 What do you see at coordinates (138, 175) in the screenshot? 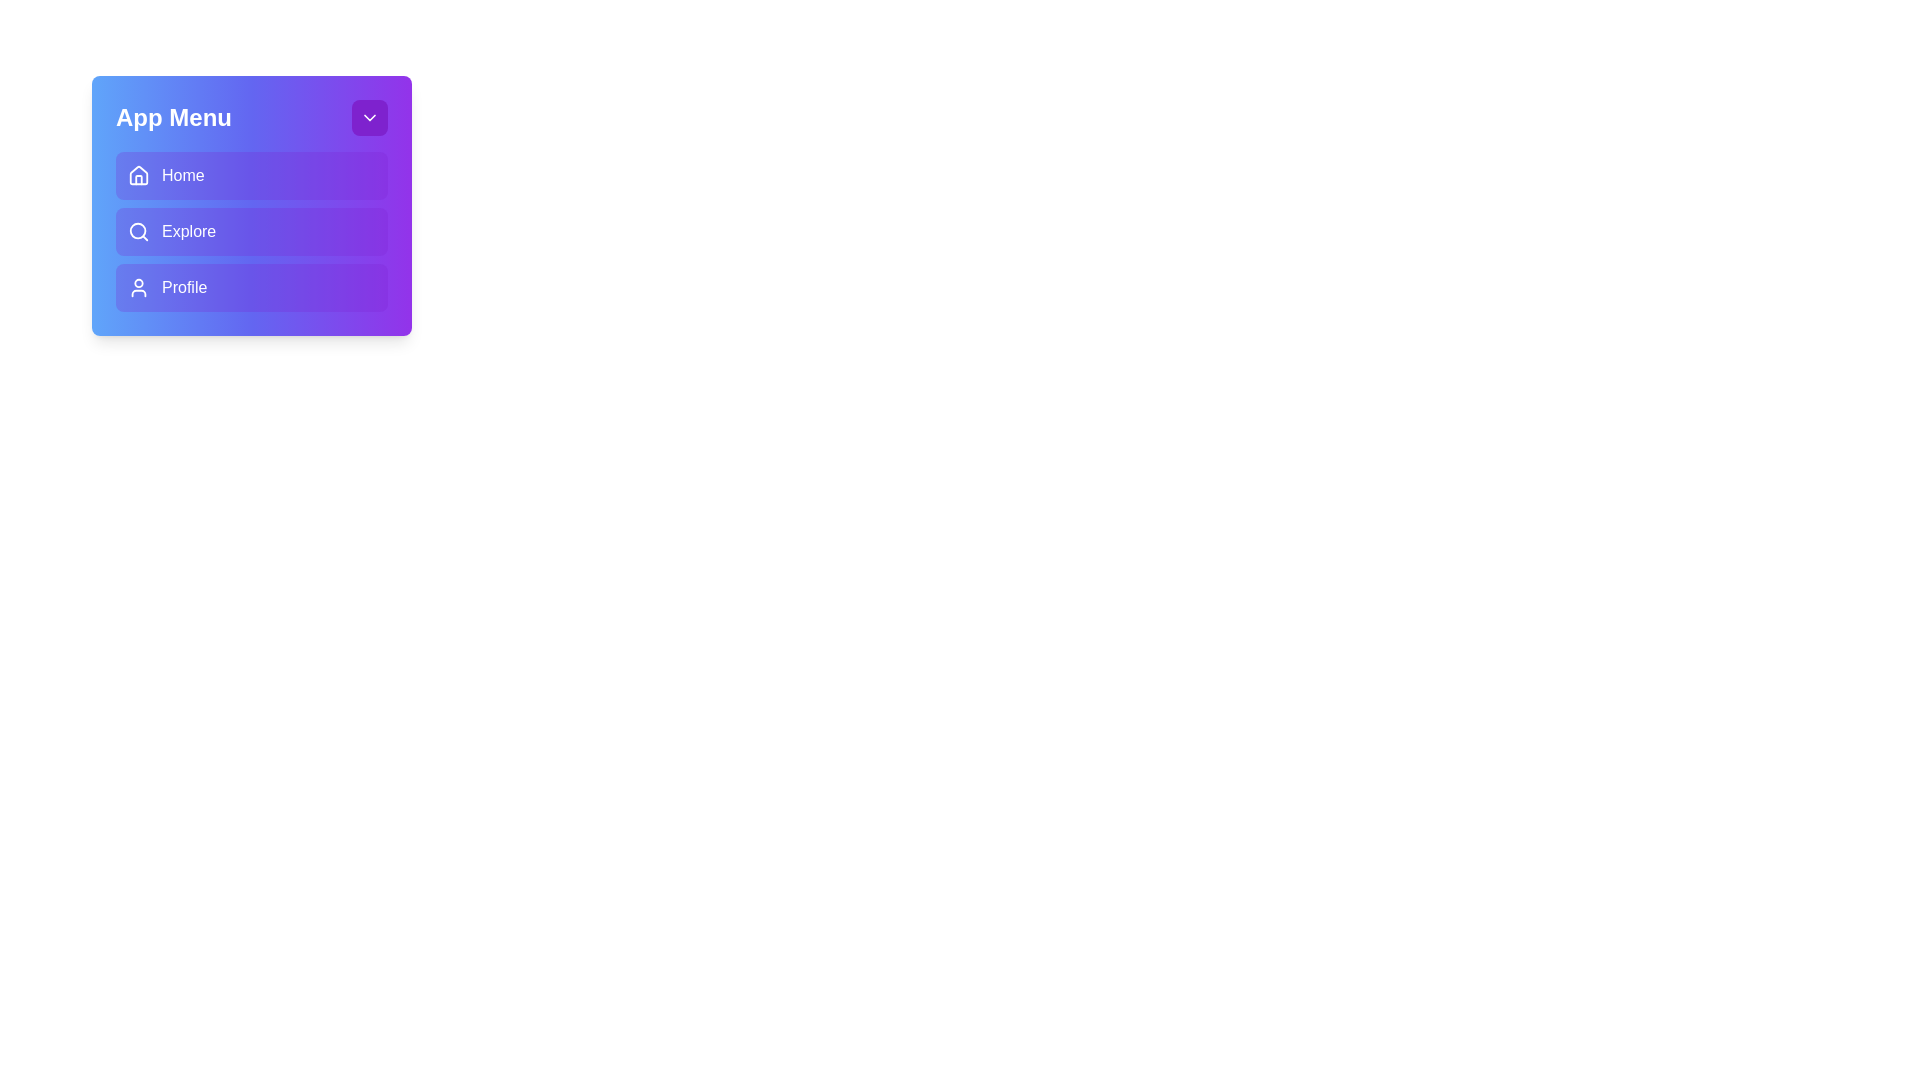
I see `the 'Home' icon located on the left side of the vertical menu, which is the first option above 'Explore' and 'Profile'` at bounding box center [138, 175].